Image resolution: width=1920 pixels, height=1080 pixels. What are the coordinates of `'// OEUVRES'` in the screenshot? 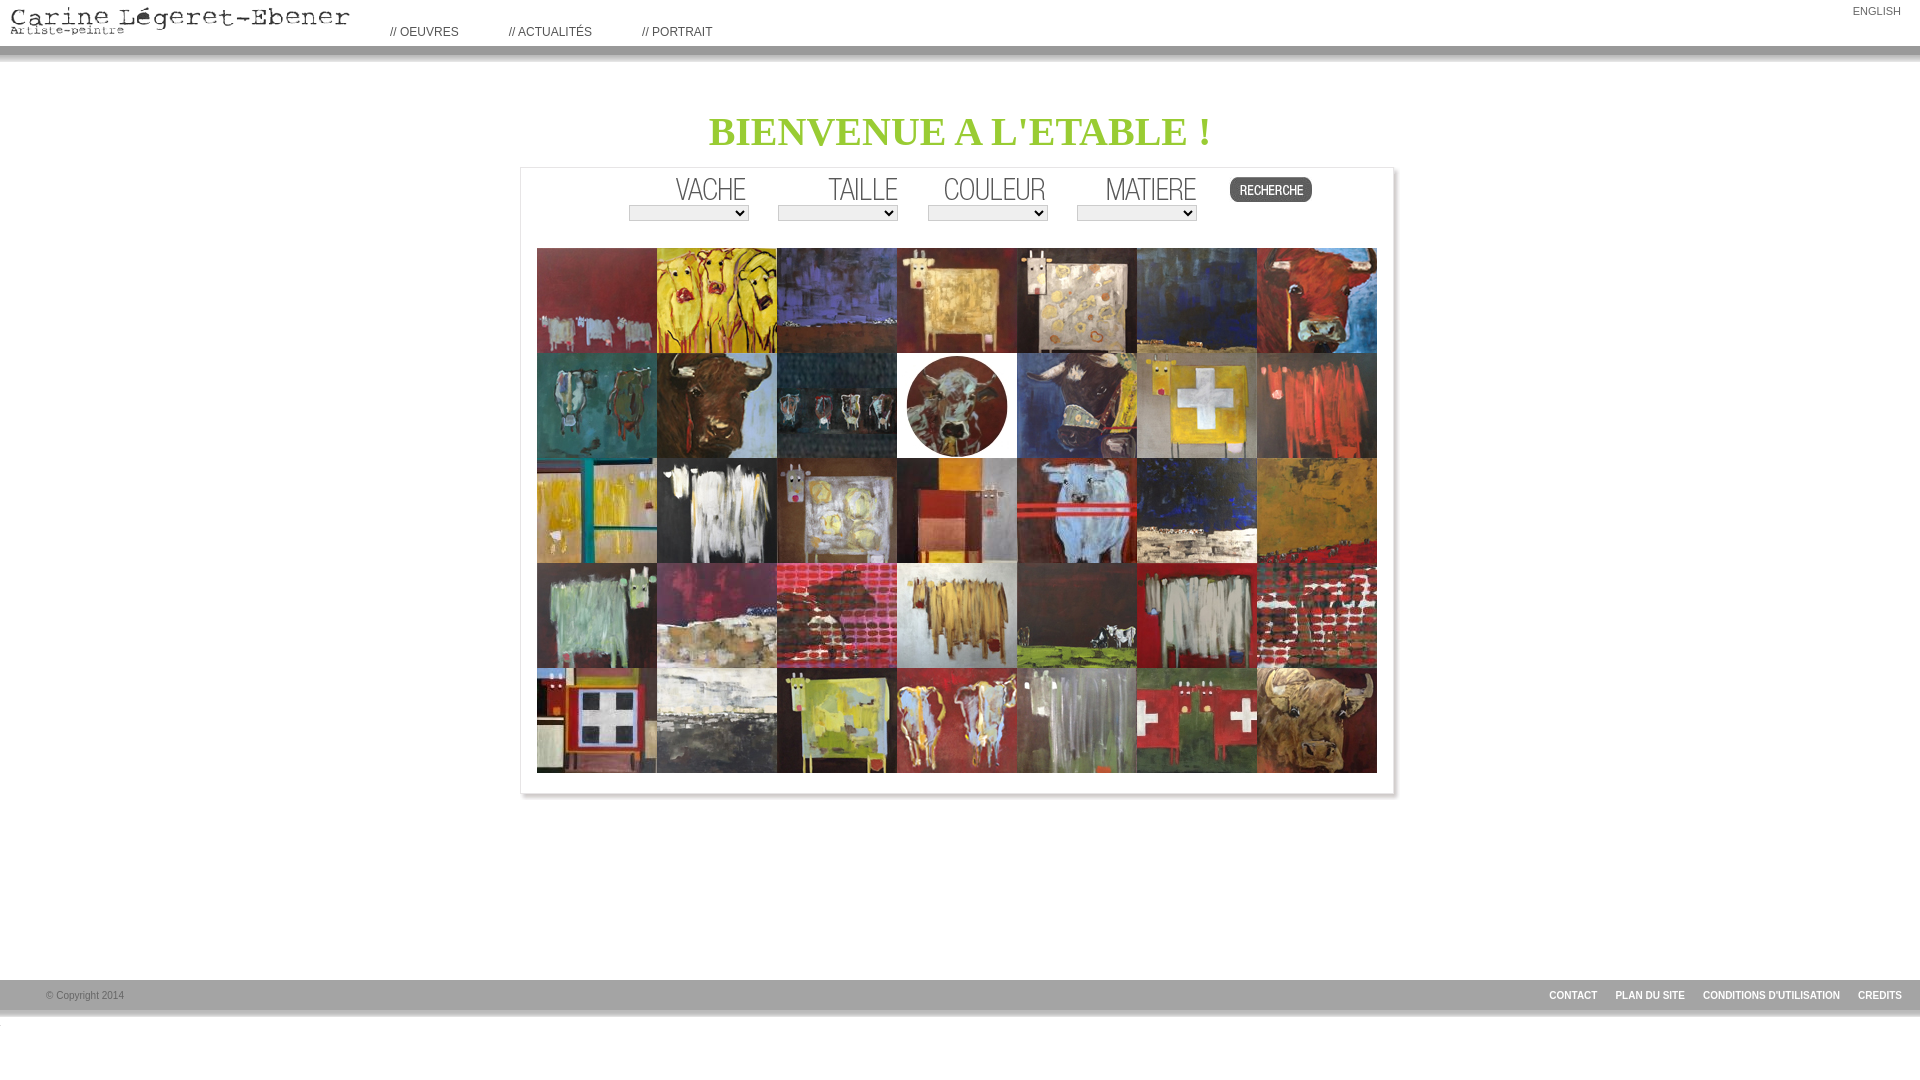 It's located at (423, 31).